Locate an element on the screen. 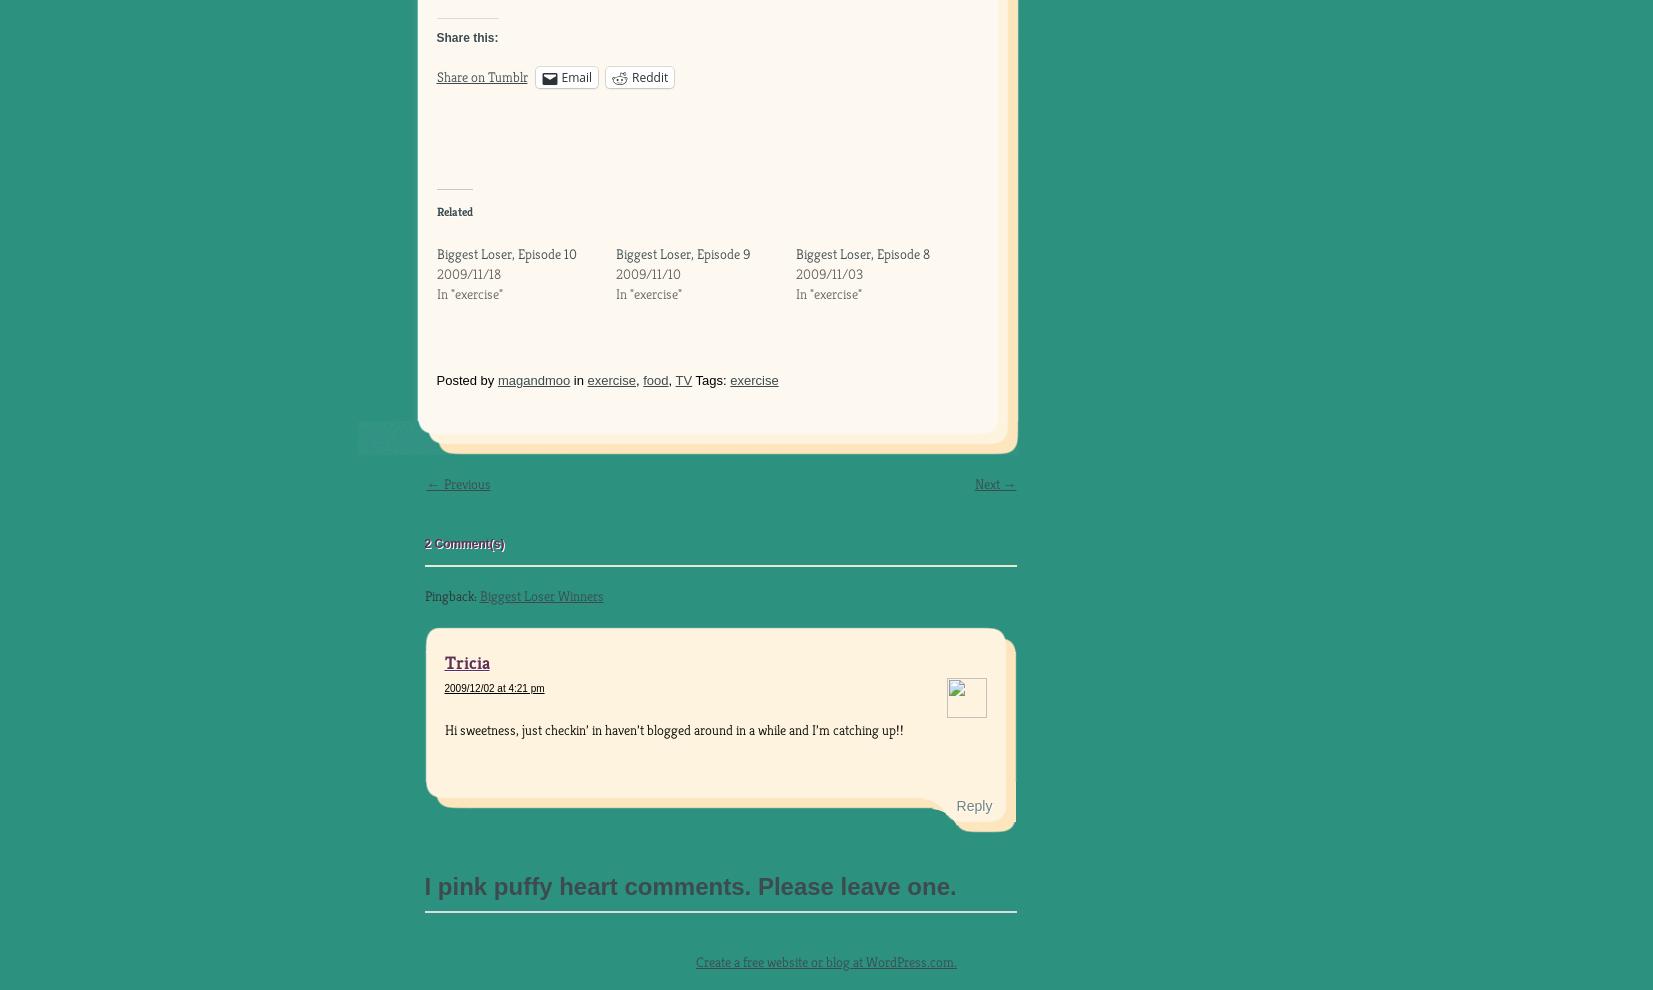  'magandmoo' is located at coordinates (532, 380).